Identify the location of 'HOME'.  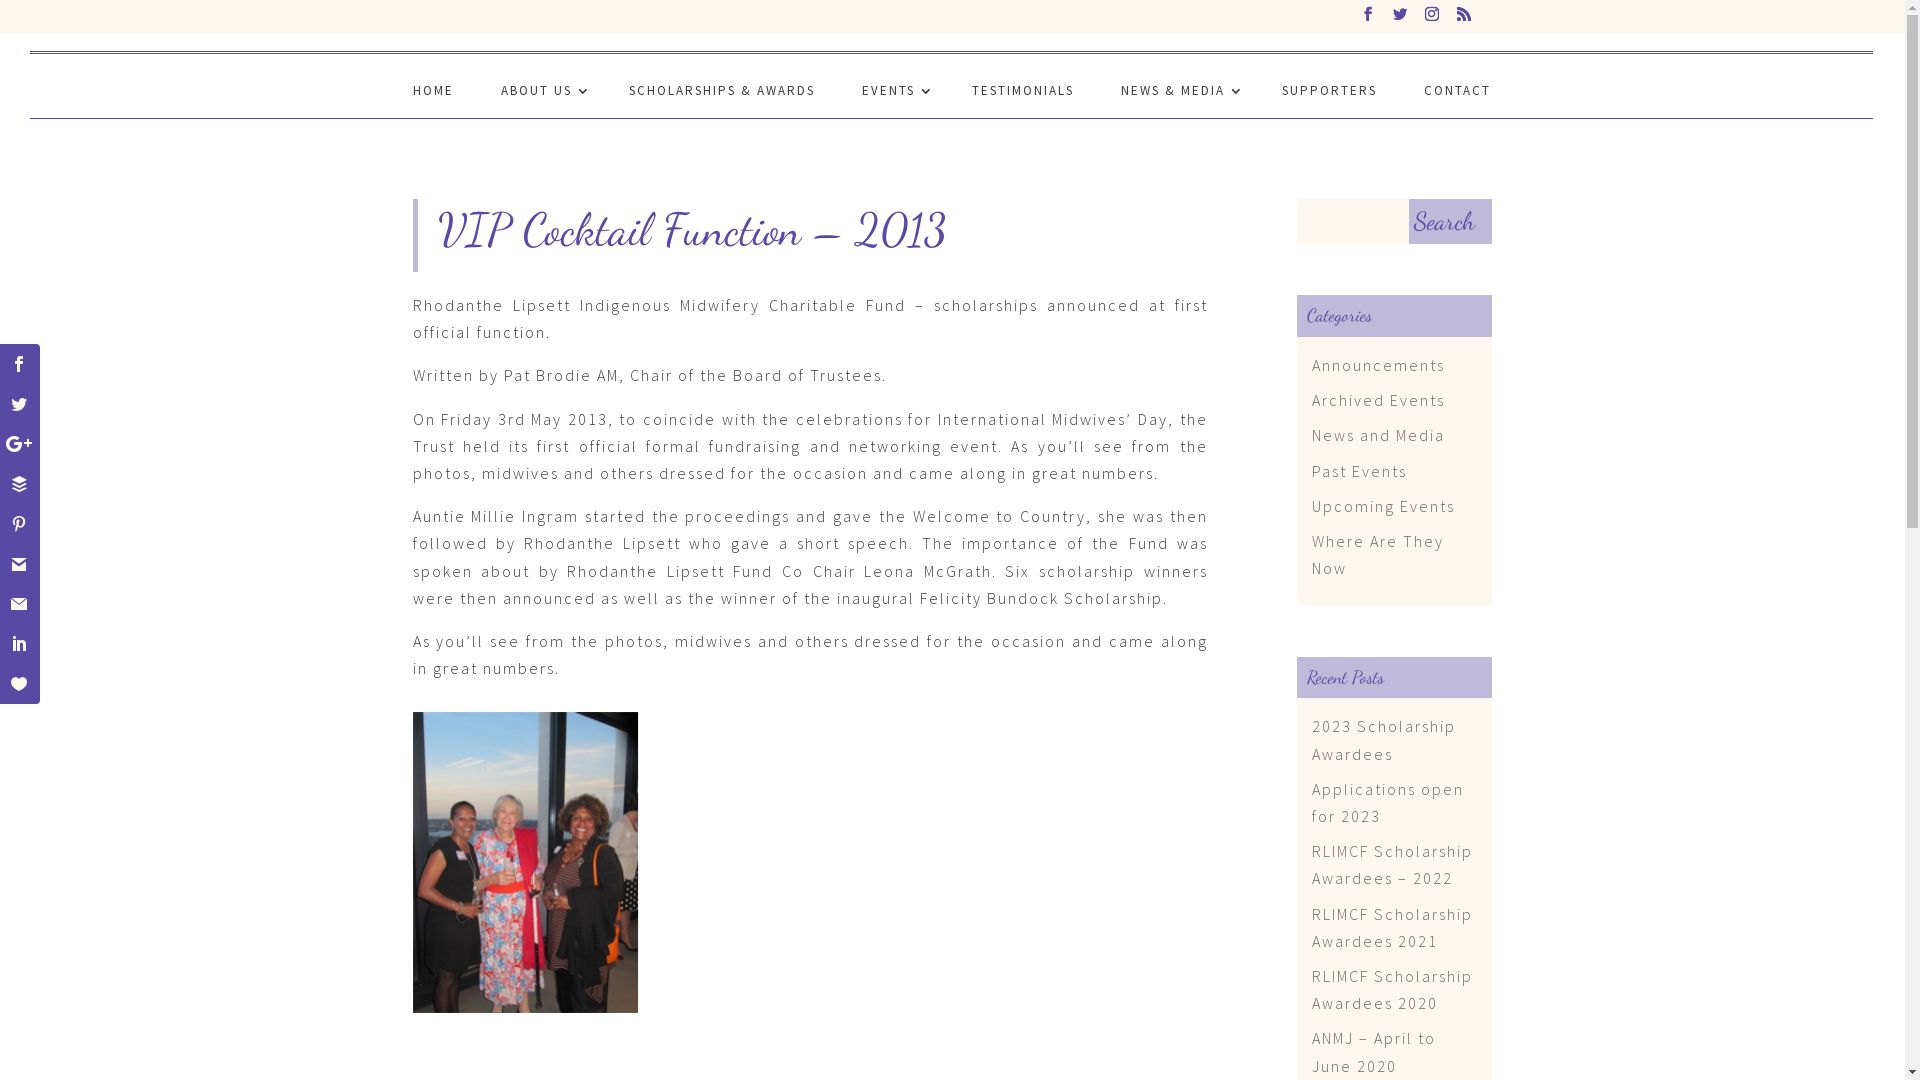
(401, 100).